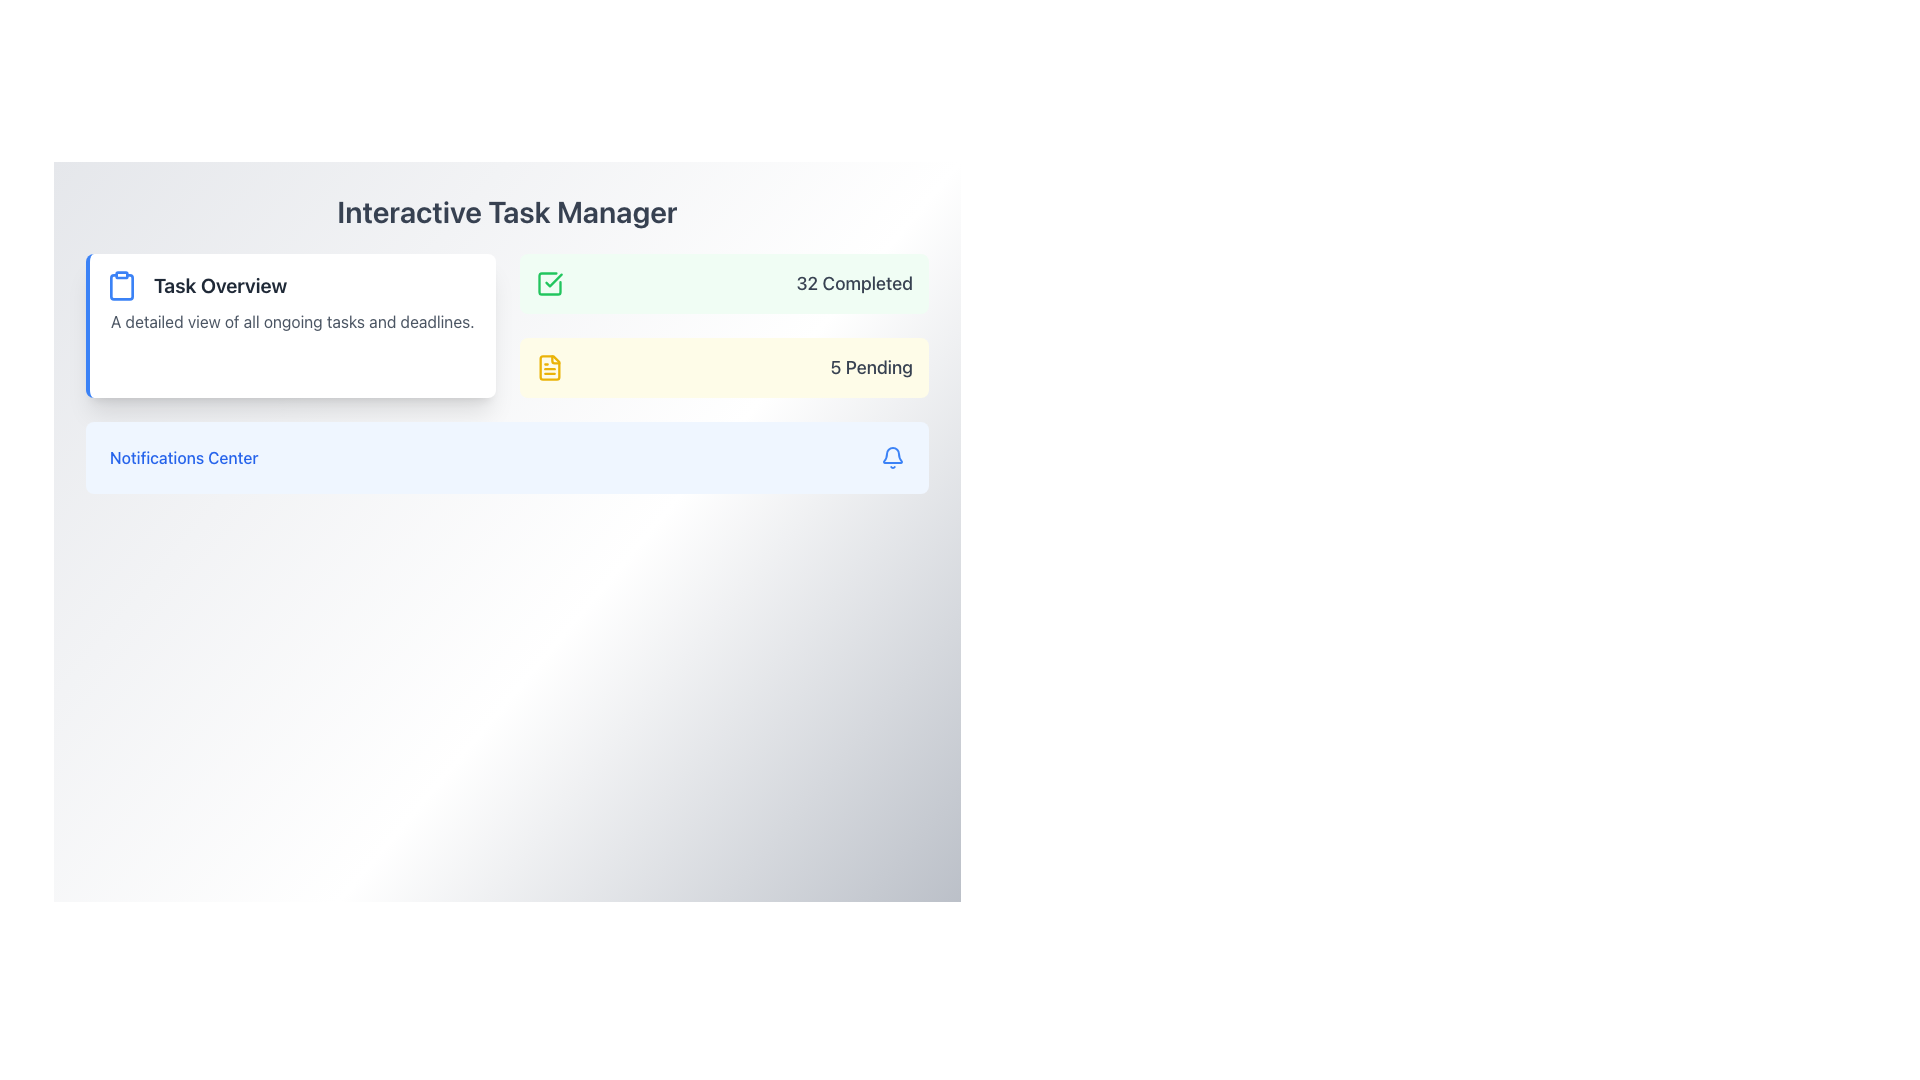 The image size is (1920, 1080). I want to click on the Text Label in the 'Task Overview' component that provides additional information regarding associated tasks and deadlines, so click(291, 320).